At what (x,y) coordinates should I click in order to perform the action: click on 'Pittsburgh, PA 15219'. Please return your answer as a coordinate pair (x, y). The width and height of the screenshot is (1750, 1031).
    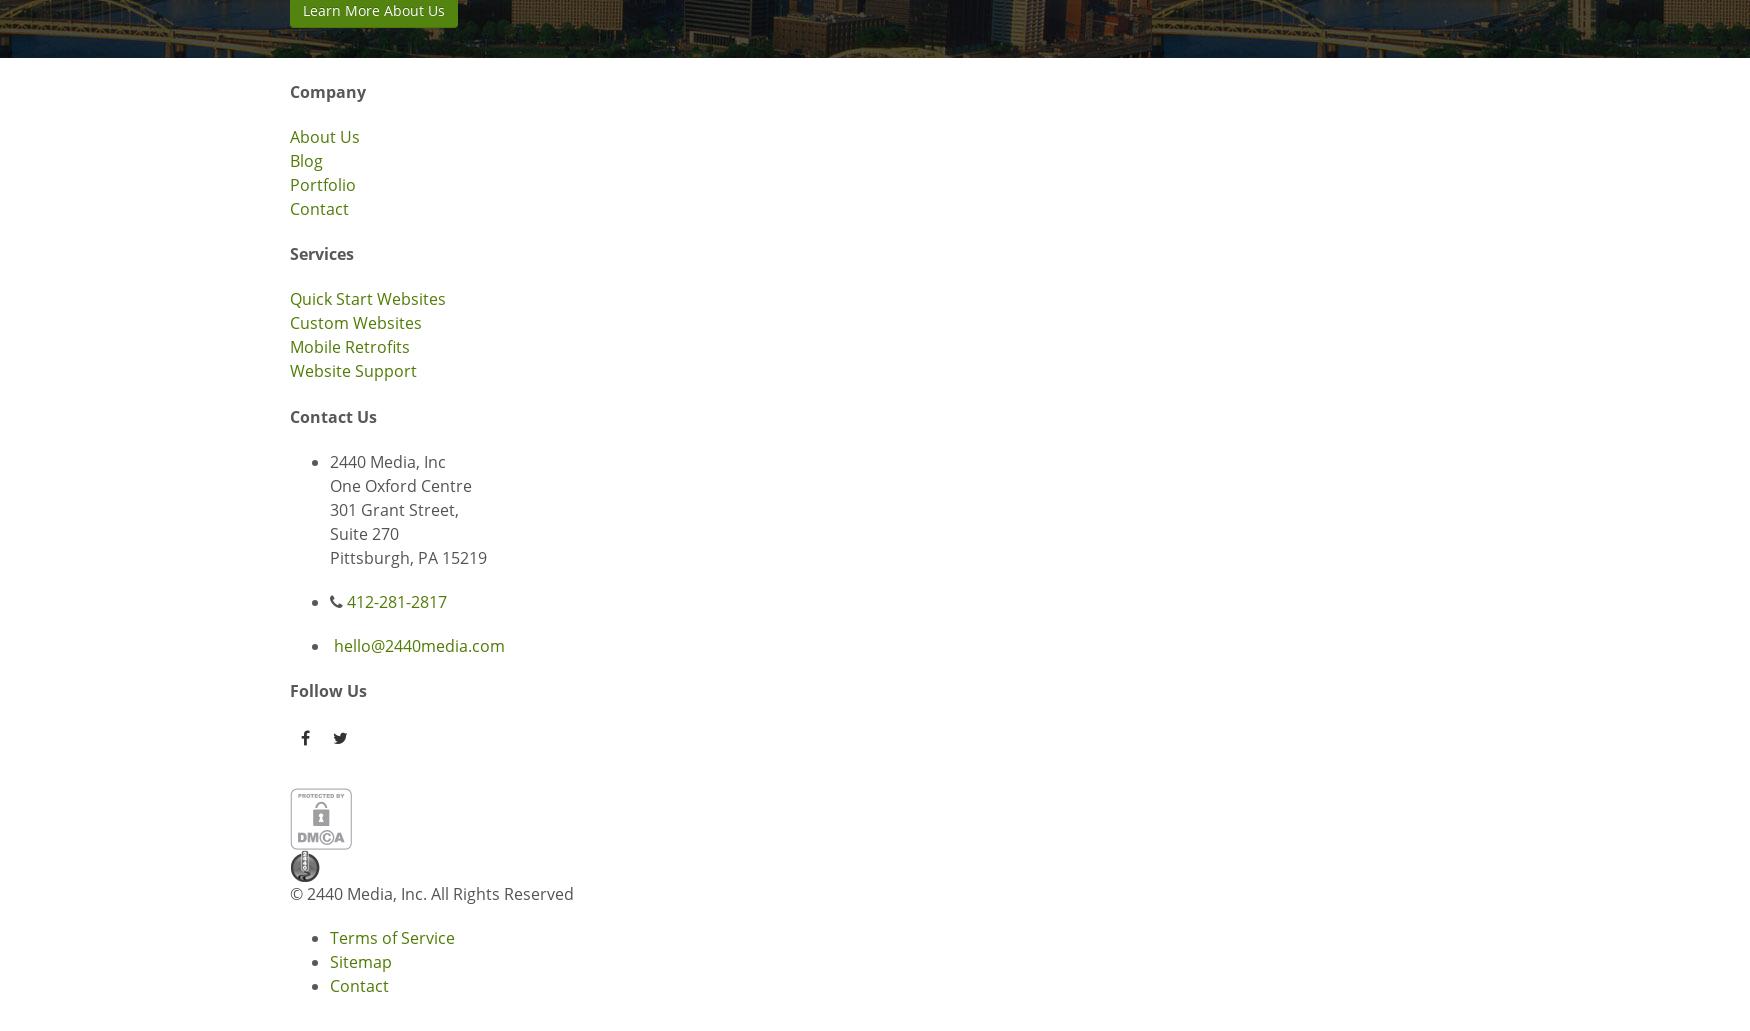
    Looking at the image, I should click on (407, 556).